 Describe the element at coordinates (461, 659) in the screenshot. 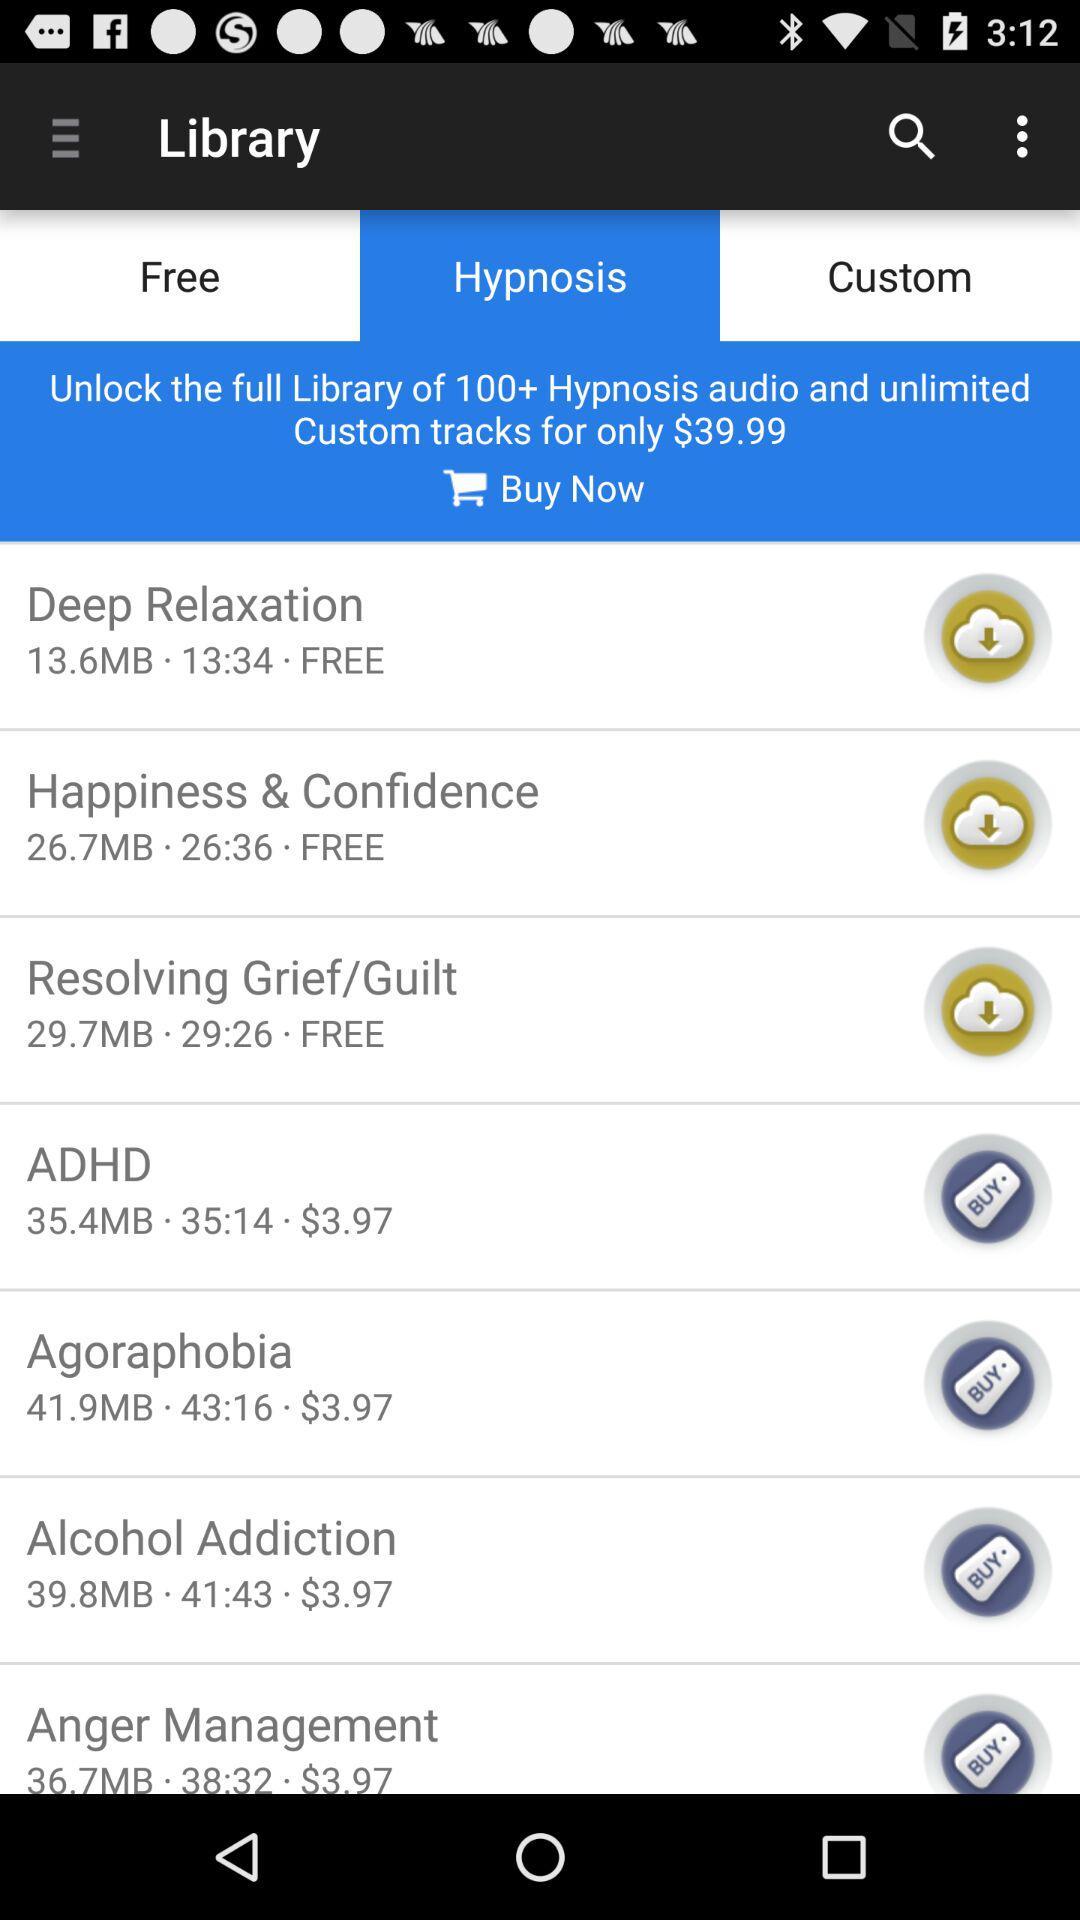

I see `item above the happiness & confidence item` at that location.